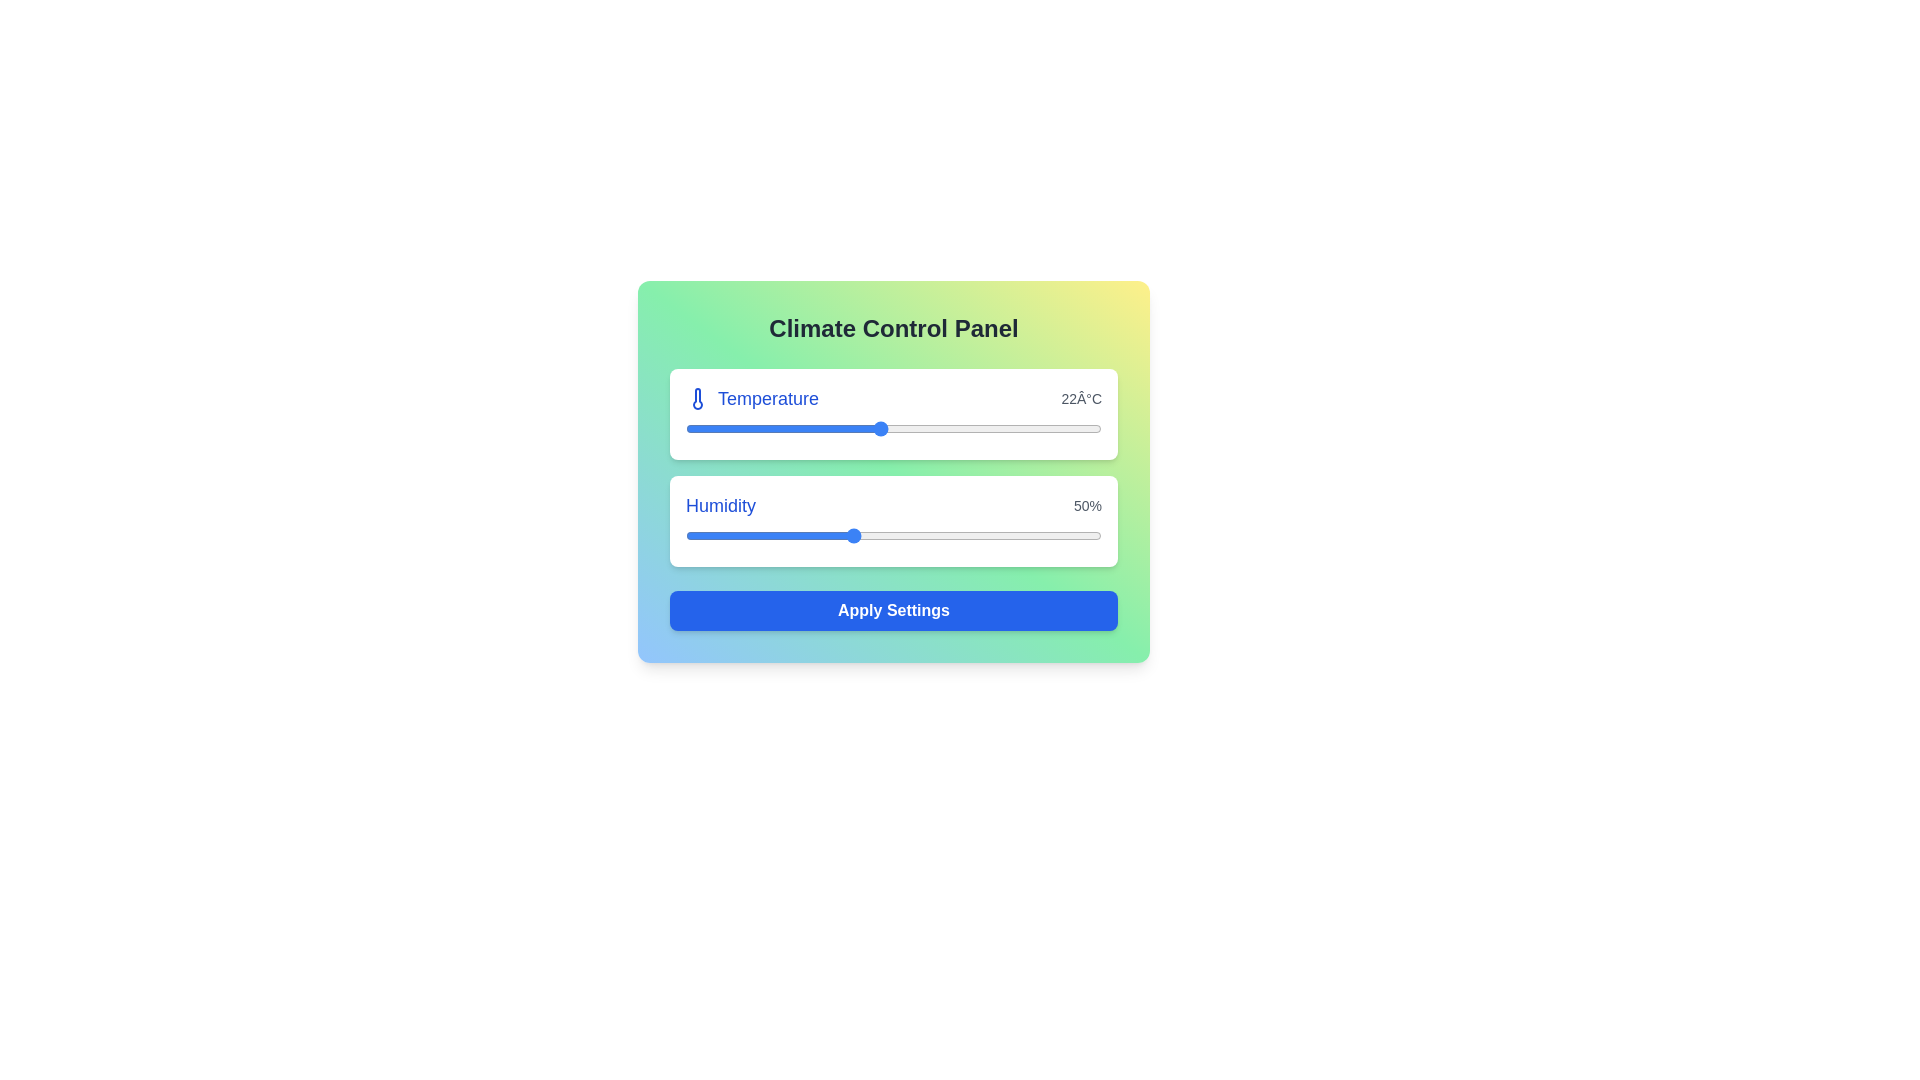  Describe the element at coordinates (892, 427) in the screenshot. I see `the thumb of the temperature range slider located in the upper section of the Climate Control Panel` at that location.